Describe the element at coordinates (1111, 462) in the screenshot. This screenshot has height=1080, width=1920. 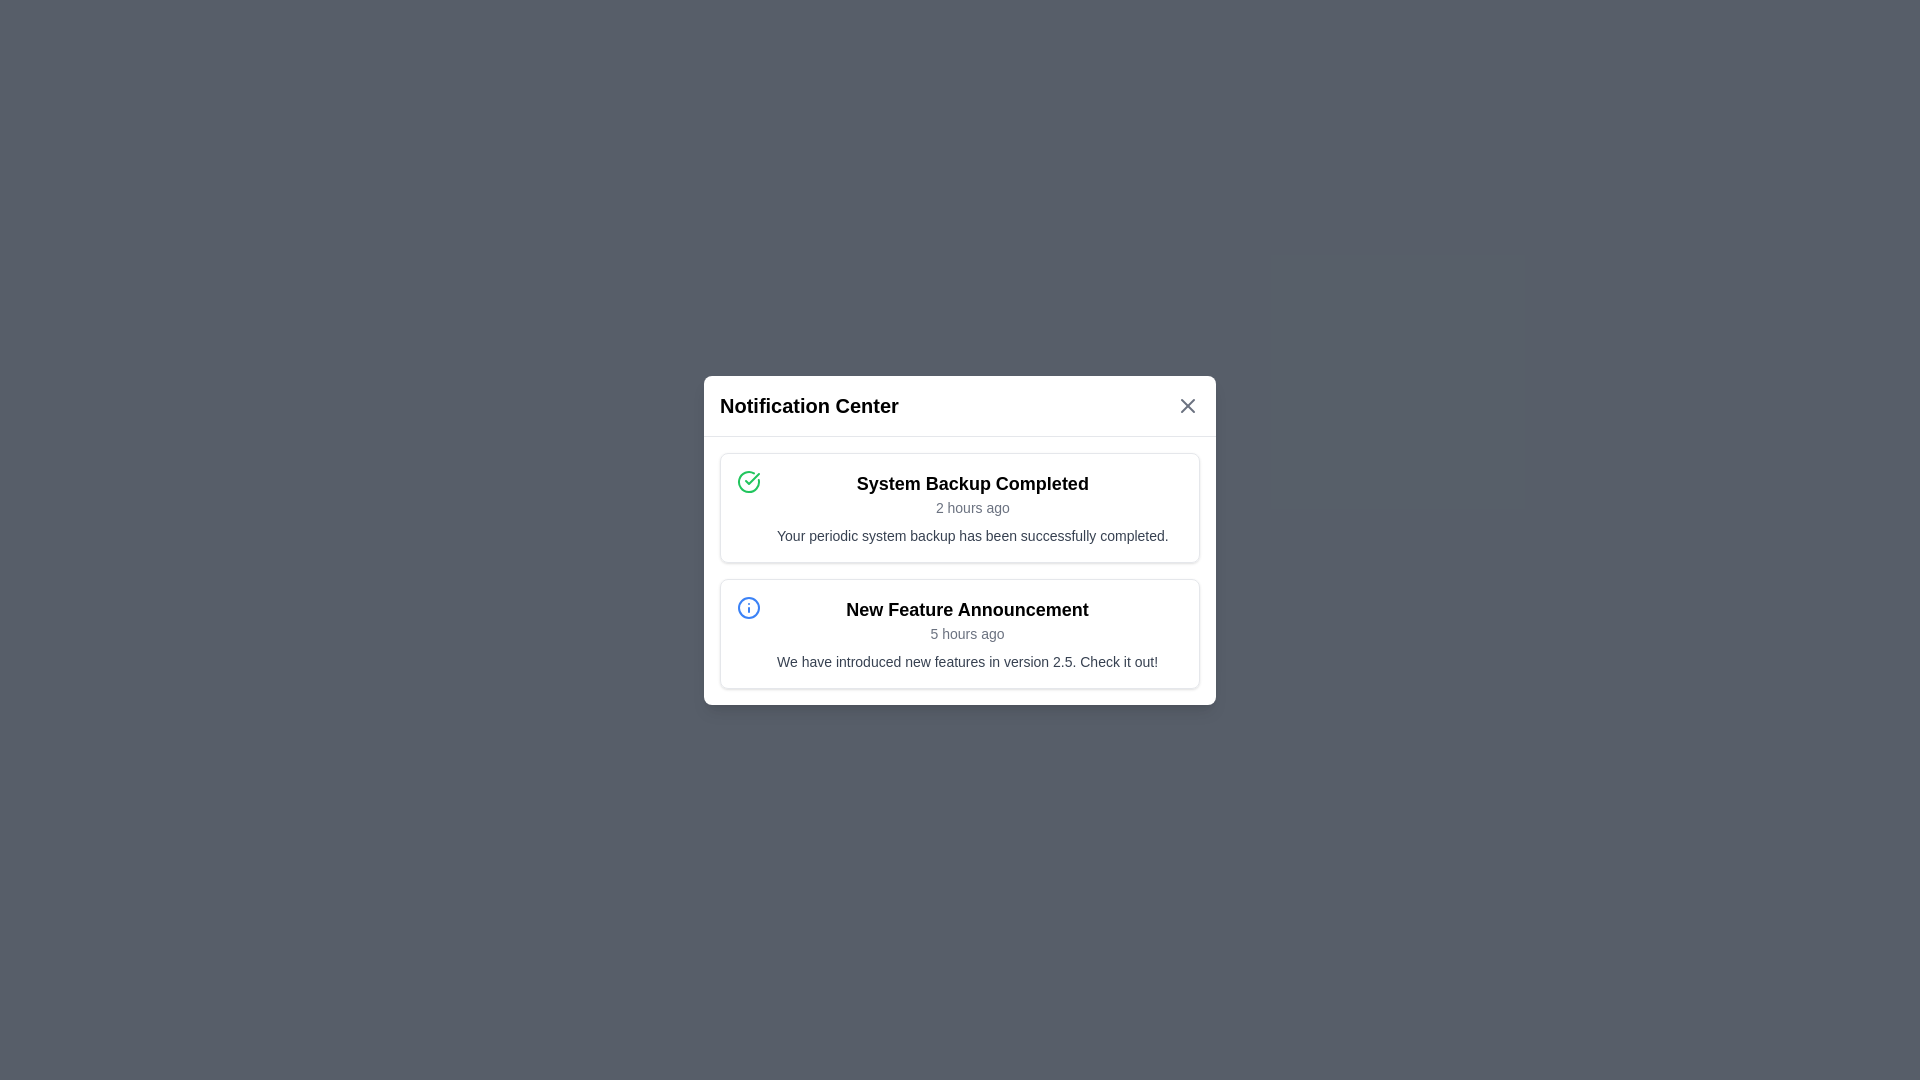
I see `details of the top notification card in the Notification Center that indicates a successful periodic system backup, located centrally in the white notification box` at that location.